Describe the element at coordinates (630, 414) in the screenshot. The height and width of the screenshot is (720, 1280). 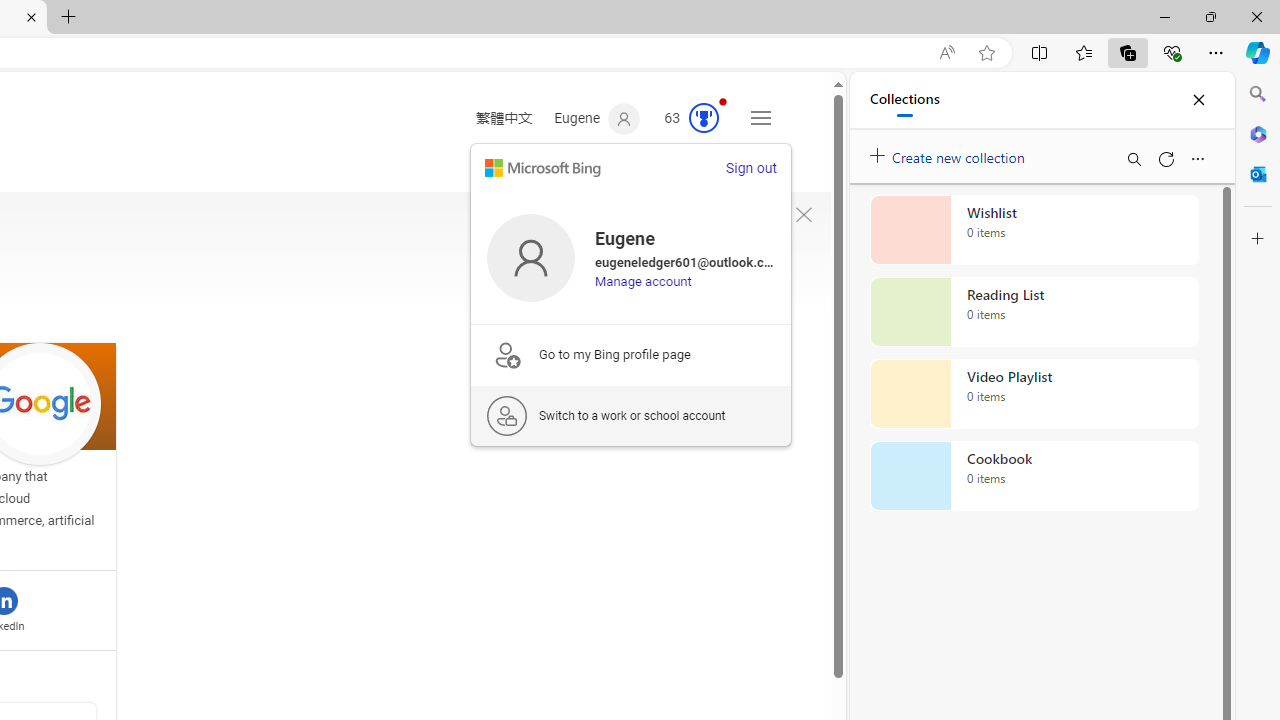
I see `'Switch to a work or school account'` at that location.